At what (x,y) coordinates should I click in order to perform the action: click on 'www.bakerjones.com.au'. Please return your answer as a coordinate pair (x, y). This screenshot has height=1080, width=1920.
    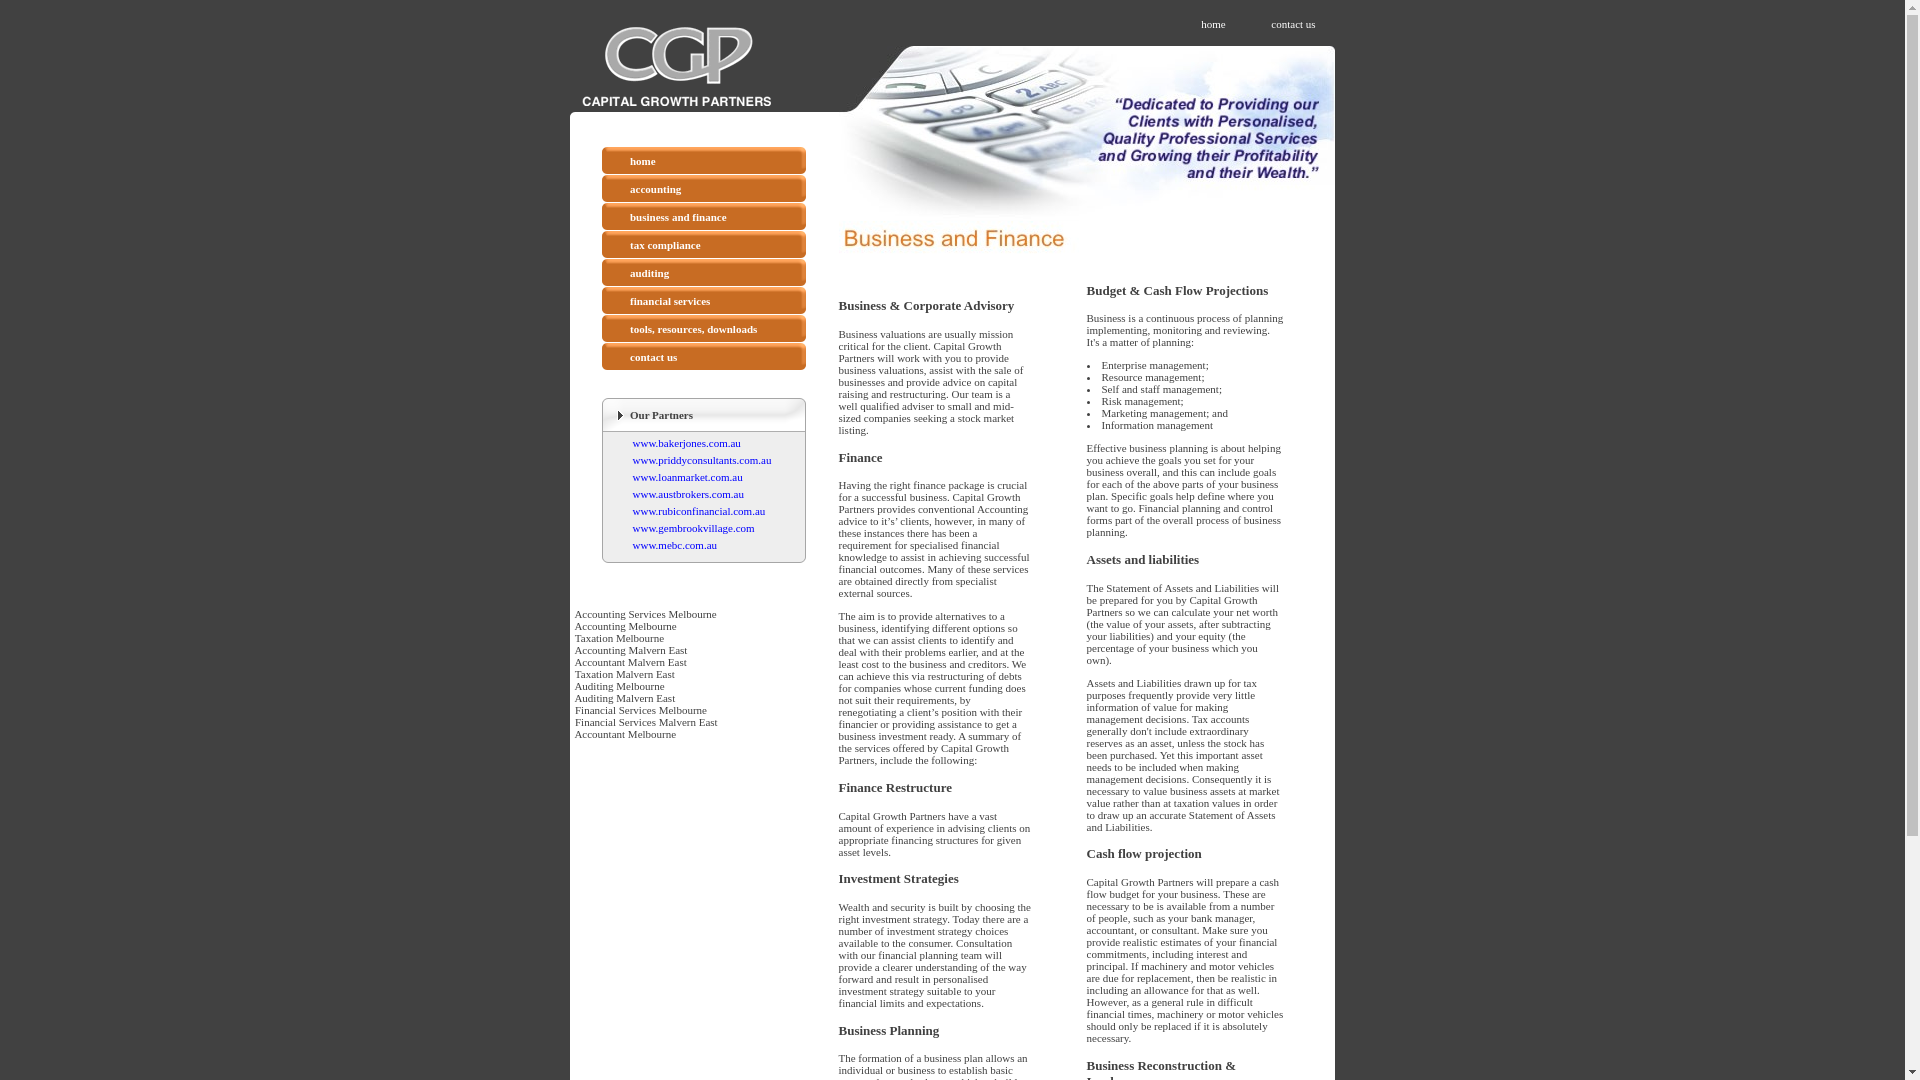
    Looking at the image, I should click on (686, 442).